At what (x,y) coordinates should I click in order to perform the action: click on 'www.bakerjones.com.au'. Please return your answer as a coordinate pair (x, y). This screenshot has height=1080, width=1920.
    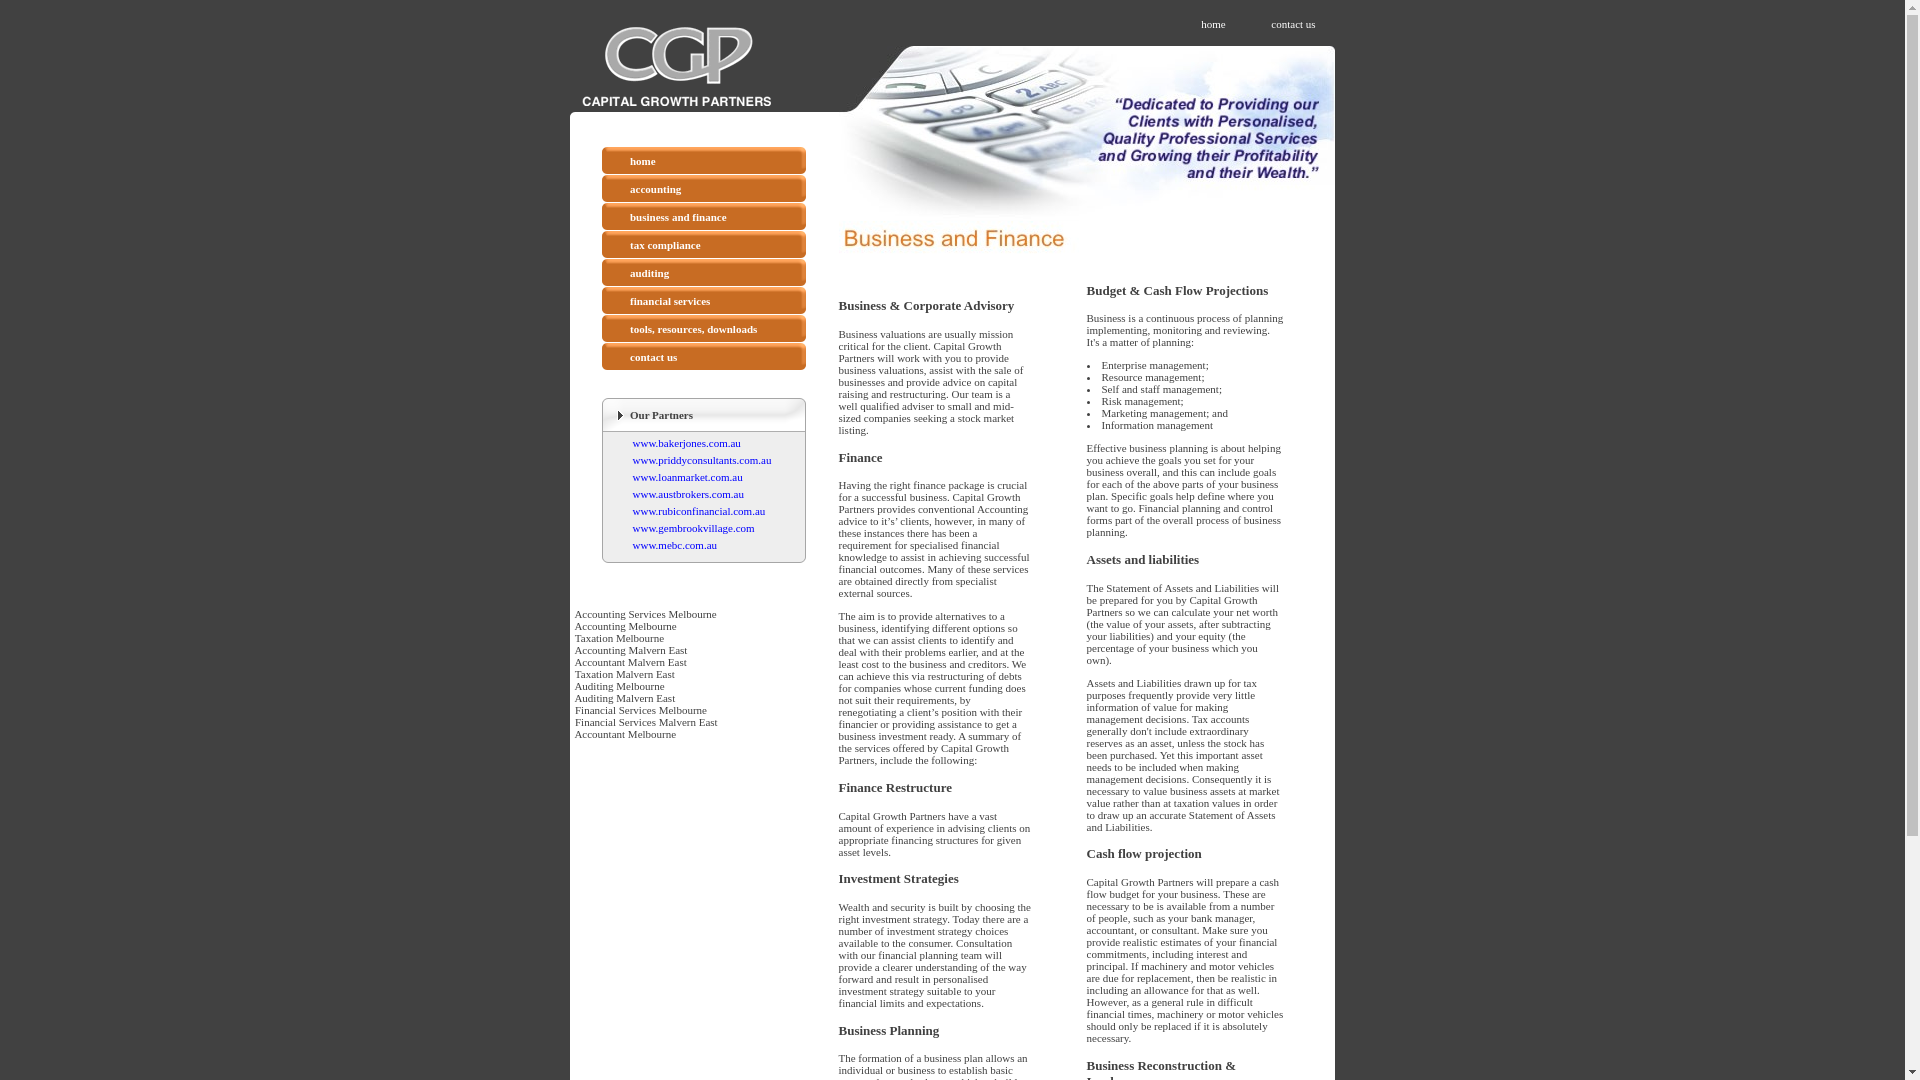
    Looking at the image, I should click on (686, 442).